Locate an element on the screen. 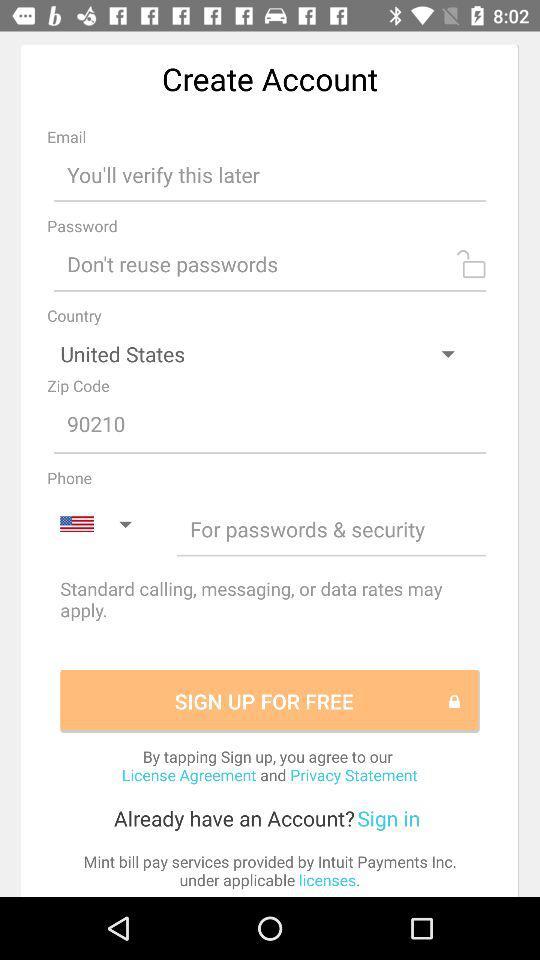  email is located at coordinates (270, 173).